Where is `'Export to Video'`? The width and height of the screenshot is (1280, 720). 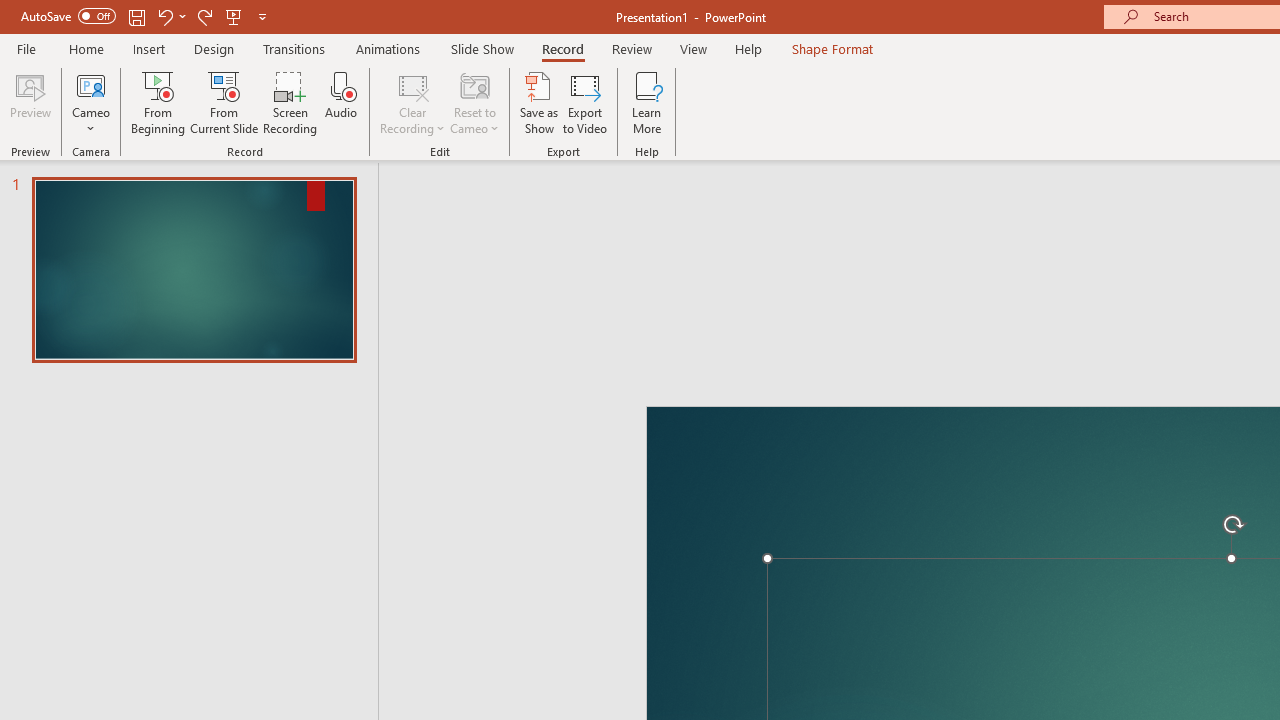
'Export to Video' is located at coordinates (584, 103).